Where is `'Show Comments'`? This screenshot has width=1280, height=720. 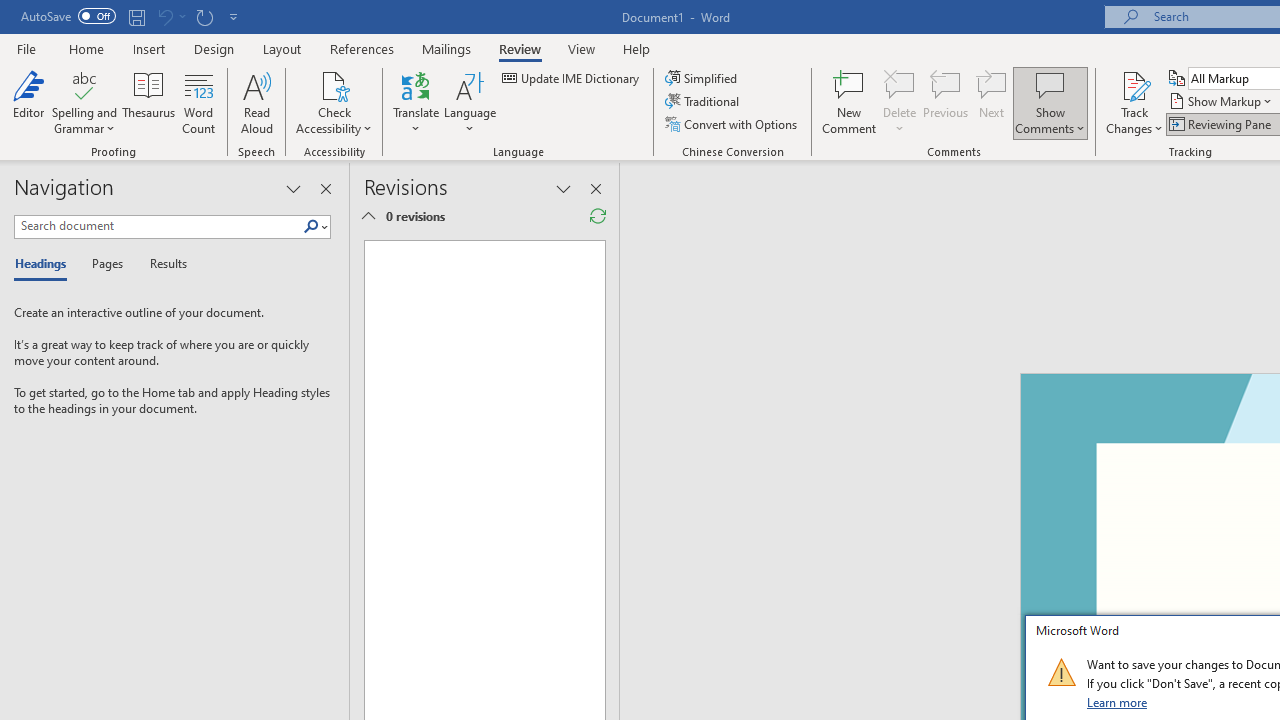 'Show Comments' is located at coordinates (1049, 103).